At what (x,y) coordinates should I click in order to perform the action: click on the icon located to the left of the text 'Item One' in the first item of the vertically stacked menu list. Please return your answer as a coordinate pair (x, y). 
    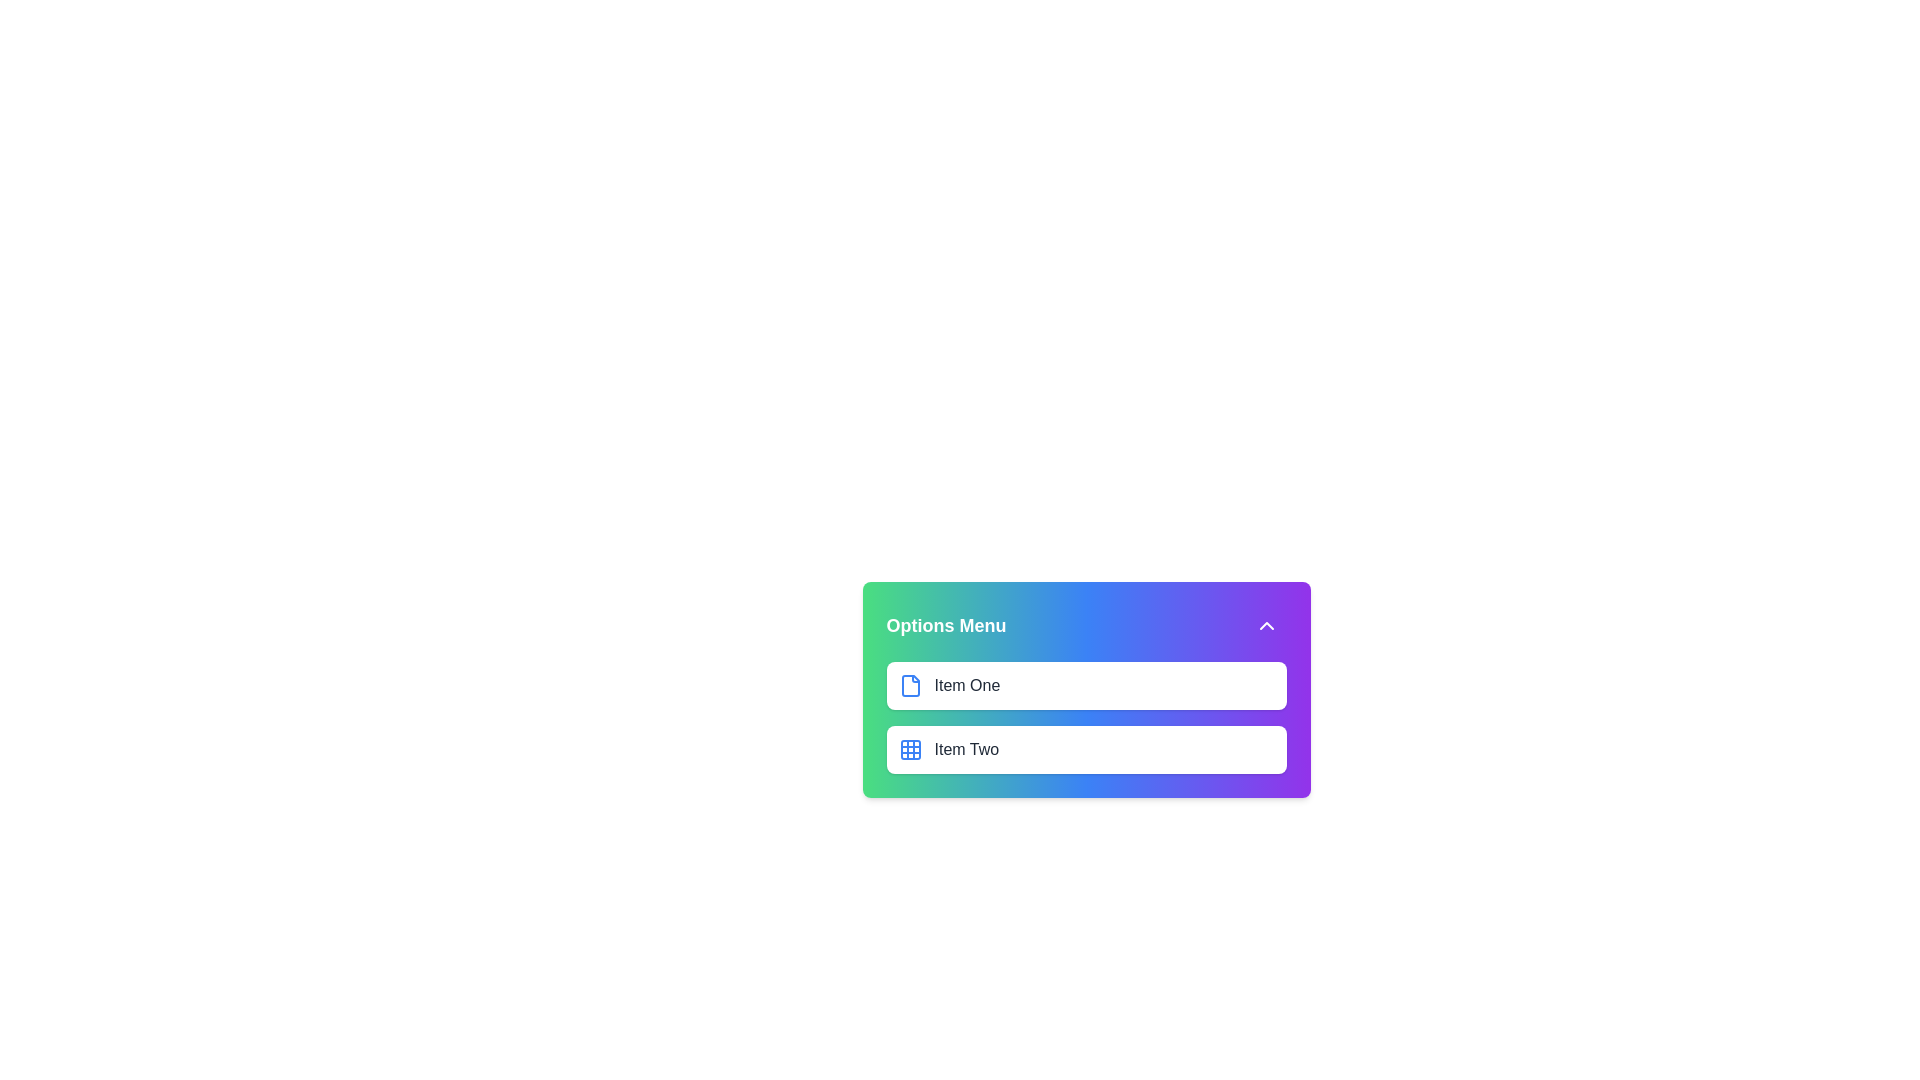
    Looking at the image, I should click on (909, 685).